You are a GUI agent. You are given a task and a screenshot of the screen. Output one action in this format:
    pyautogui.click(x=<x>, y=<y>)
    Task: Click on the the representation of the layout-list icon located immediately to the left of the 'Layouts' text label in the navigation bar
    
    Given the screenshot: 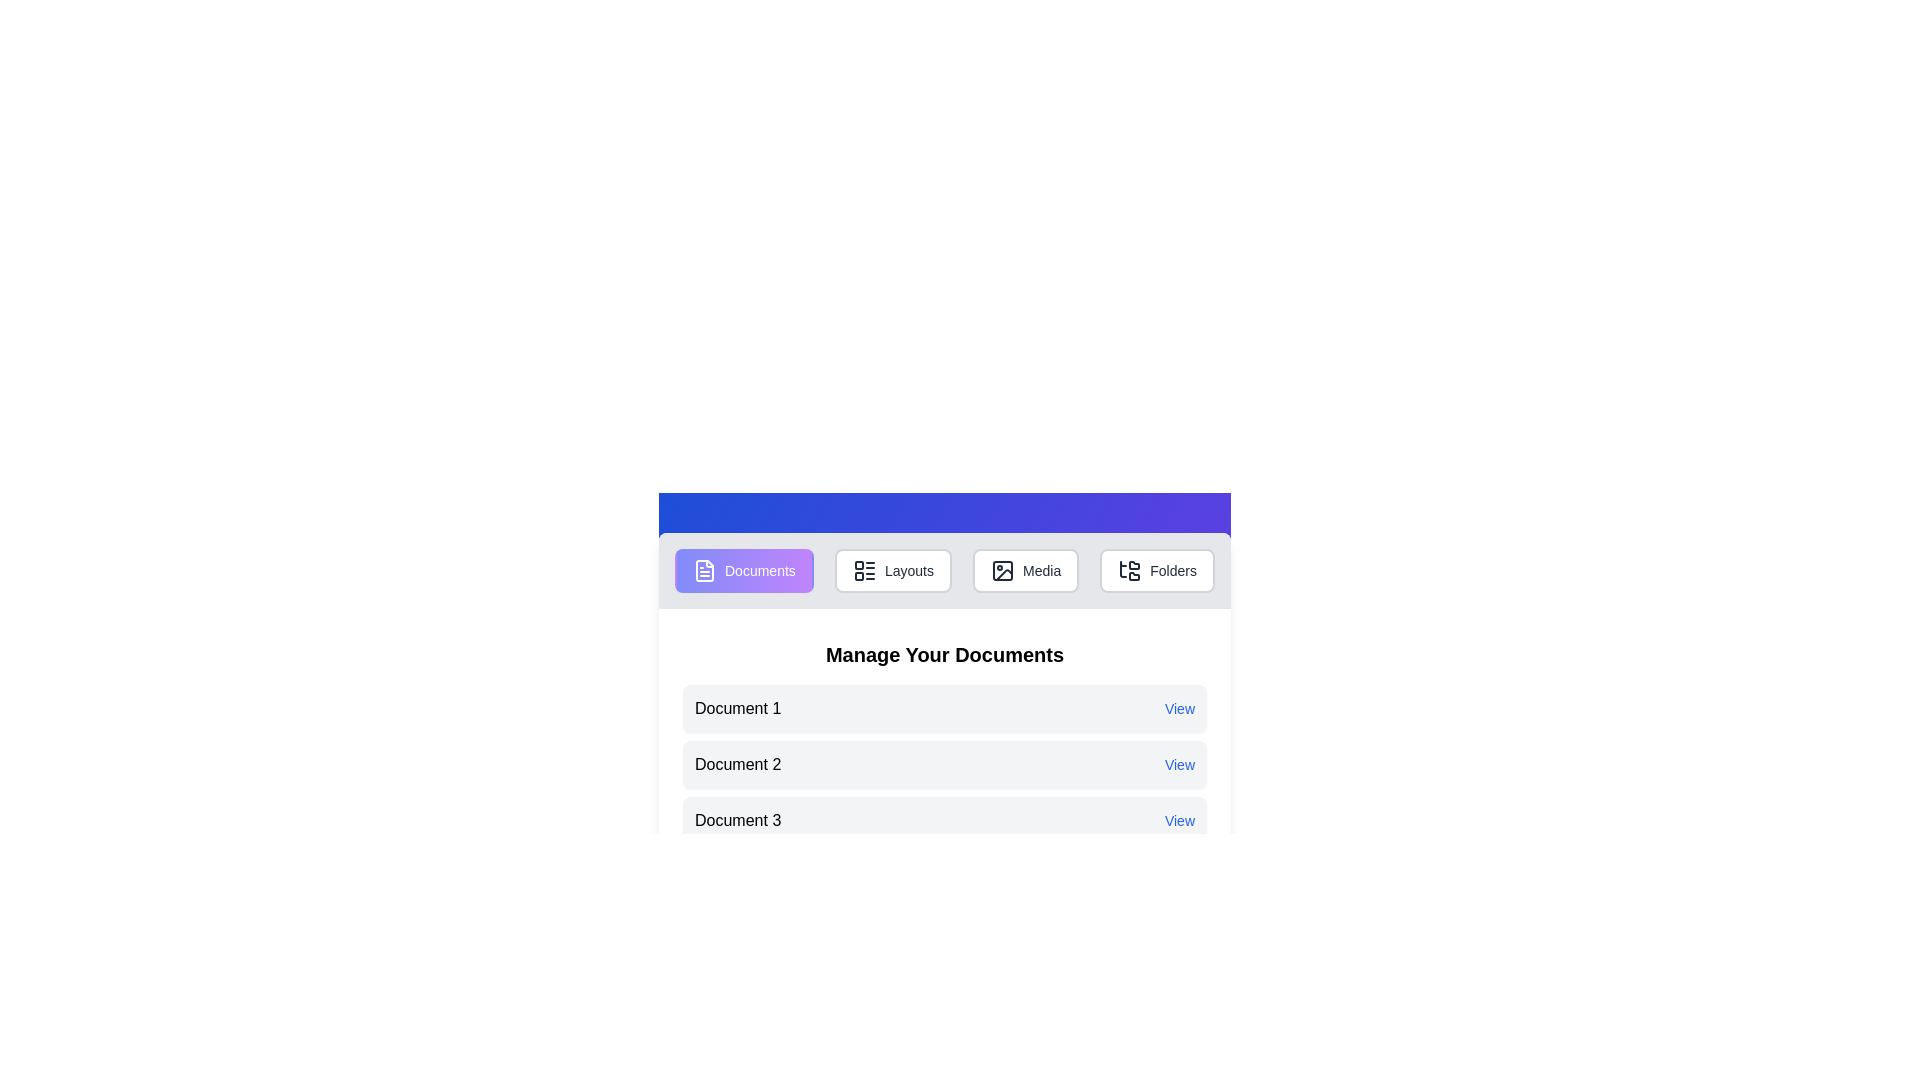 What is the action you would take?
    pyautogui.click(x=864, y=570)
    